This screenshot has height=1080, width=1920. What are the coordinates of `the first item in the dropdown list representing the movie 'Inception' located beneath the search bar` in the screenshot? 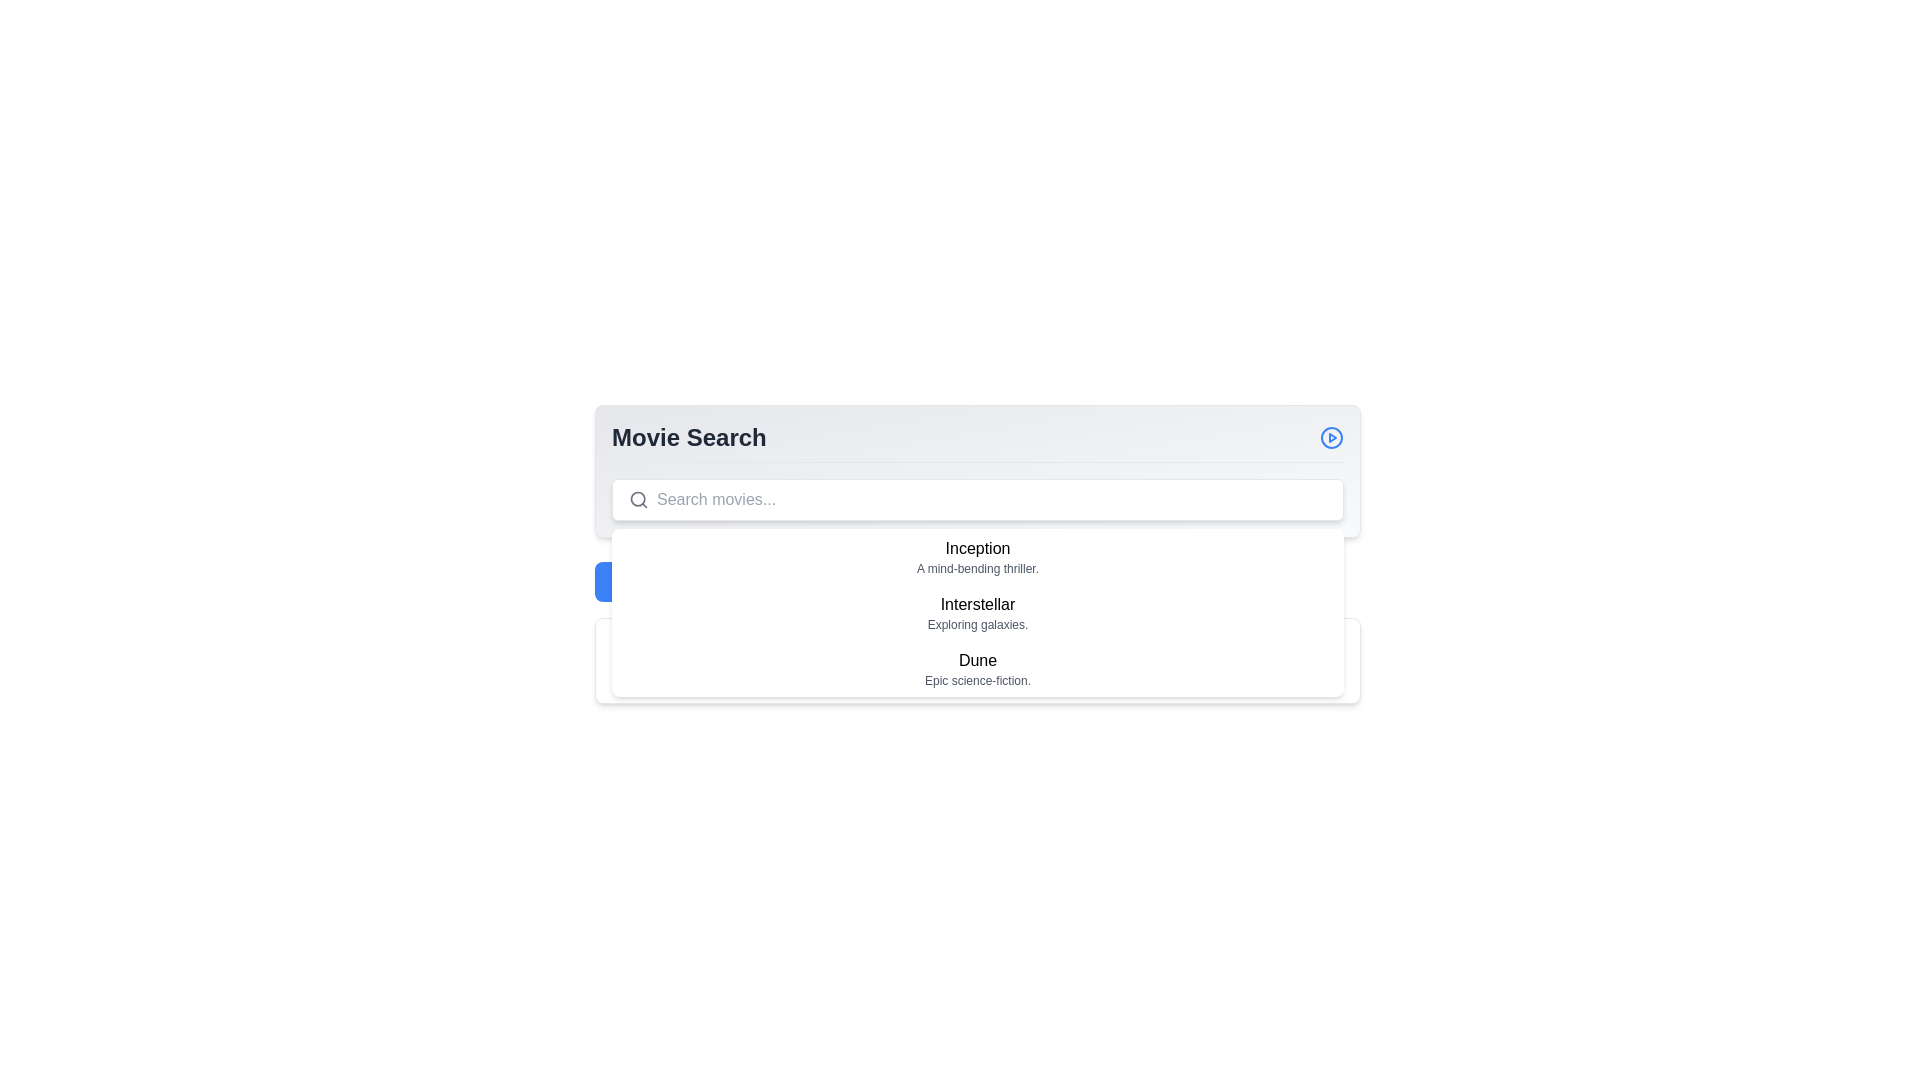 It's located at (978, 556).